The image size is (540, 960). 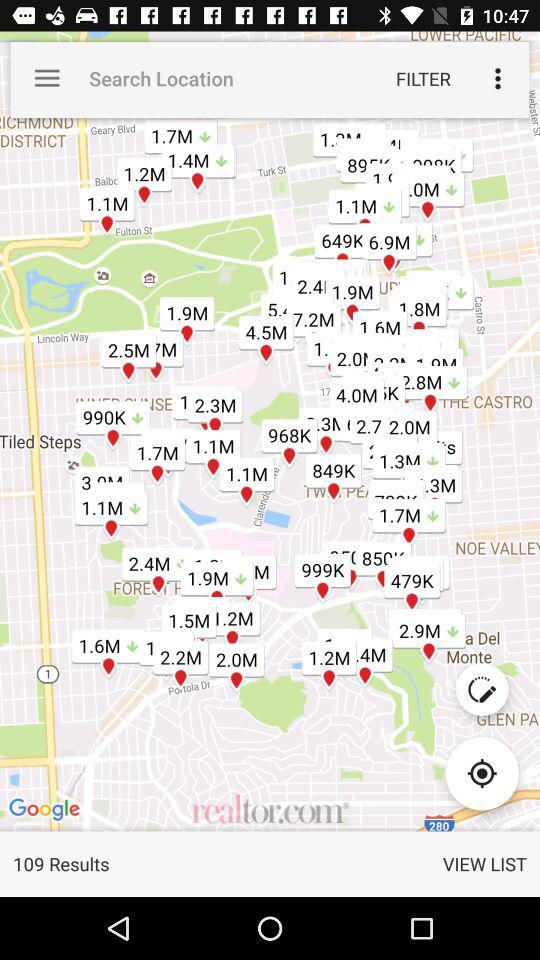 I want to click on the app to the left of the search location icon, so click(x=47, y=78).